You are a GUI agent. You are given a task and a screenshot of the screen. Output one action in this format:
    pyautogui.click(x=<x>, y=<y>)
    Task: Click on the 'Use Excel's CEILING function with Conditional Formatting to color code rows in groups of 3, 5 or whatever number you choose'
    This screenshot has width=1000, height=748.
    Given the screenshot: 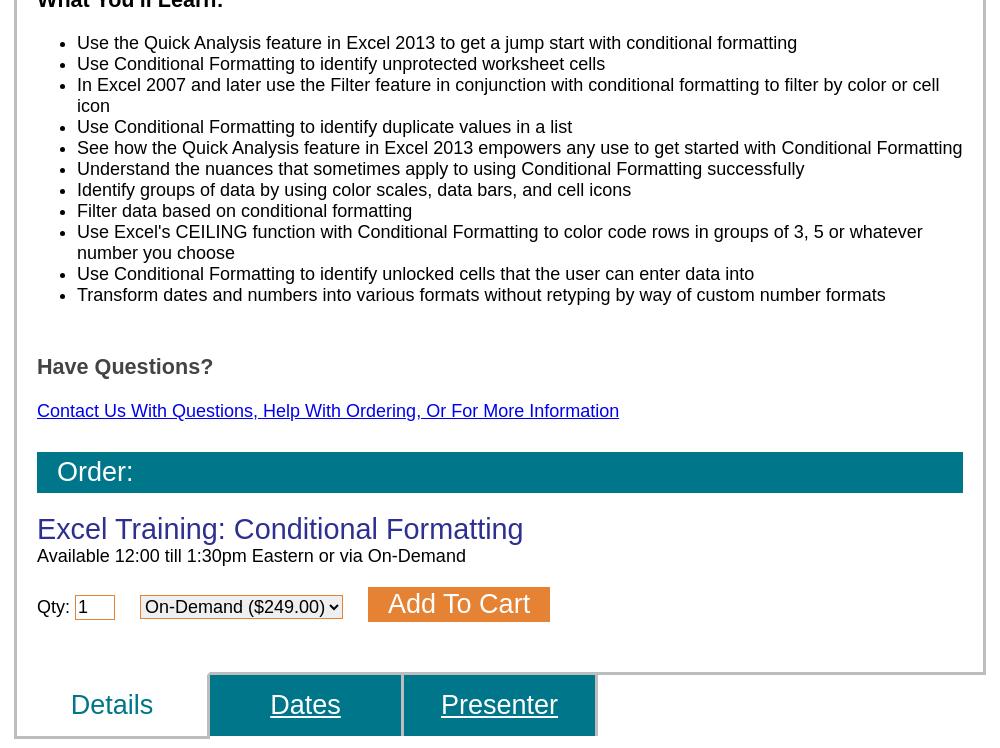 What is the action you would take?
    pyautogui.click(x=498, y=241)
    